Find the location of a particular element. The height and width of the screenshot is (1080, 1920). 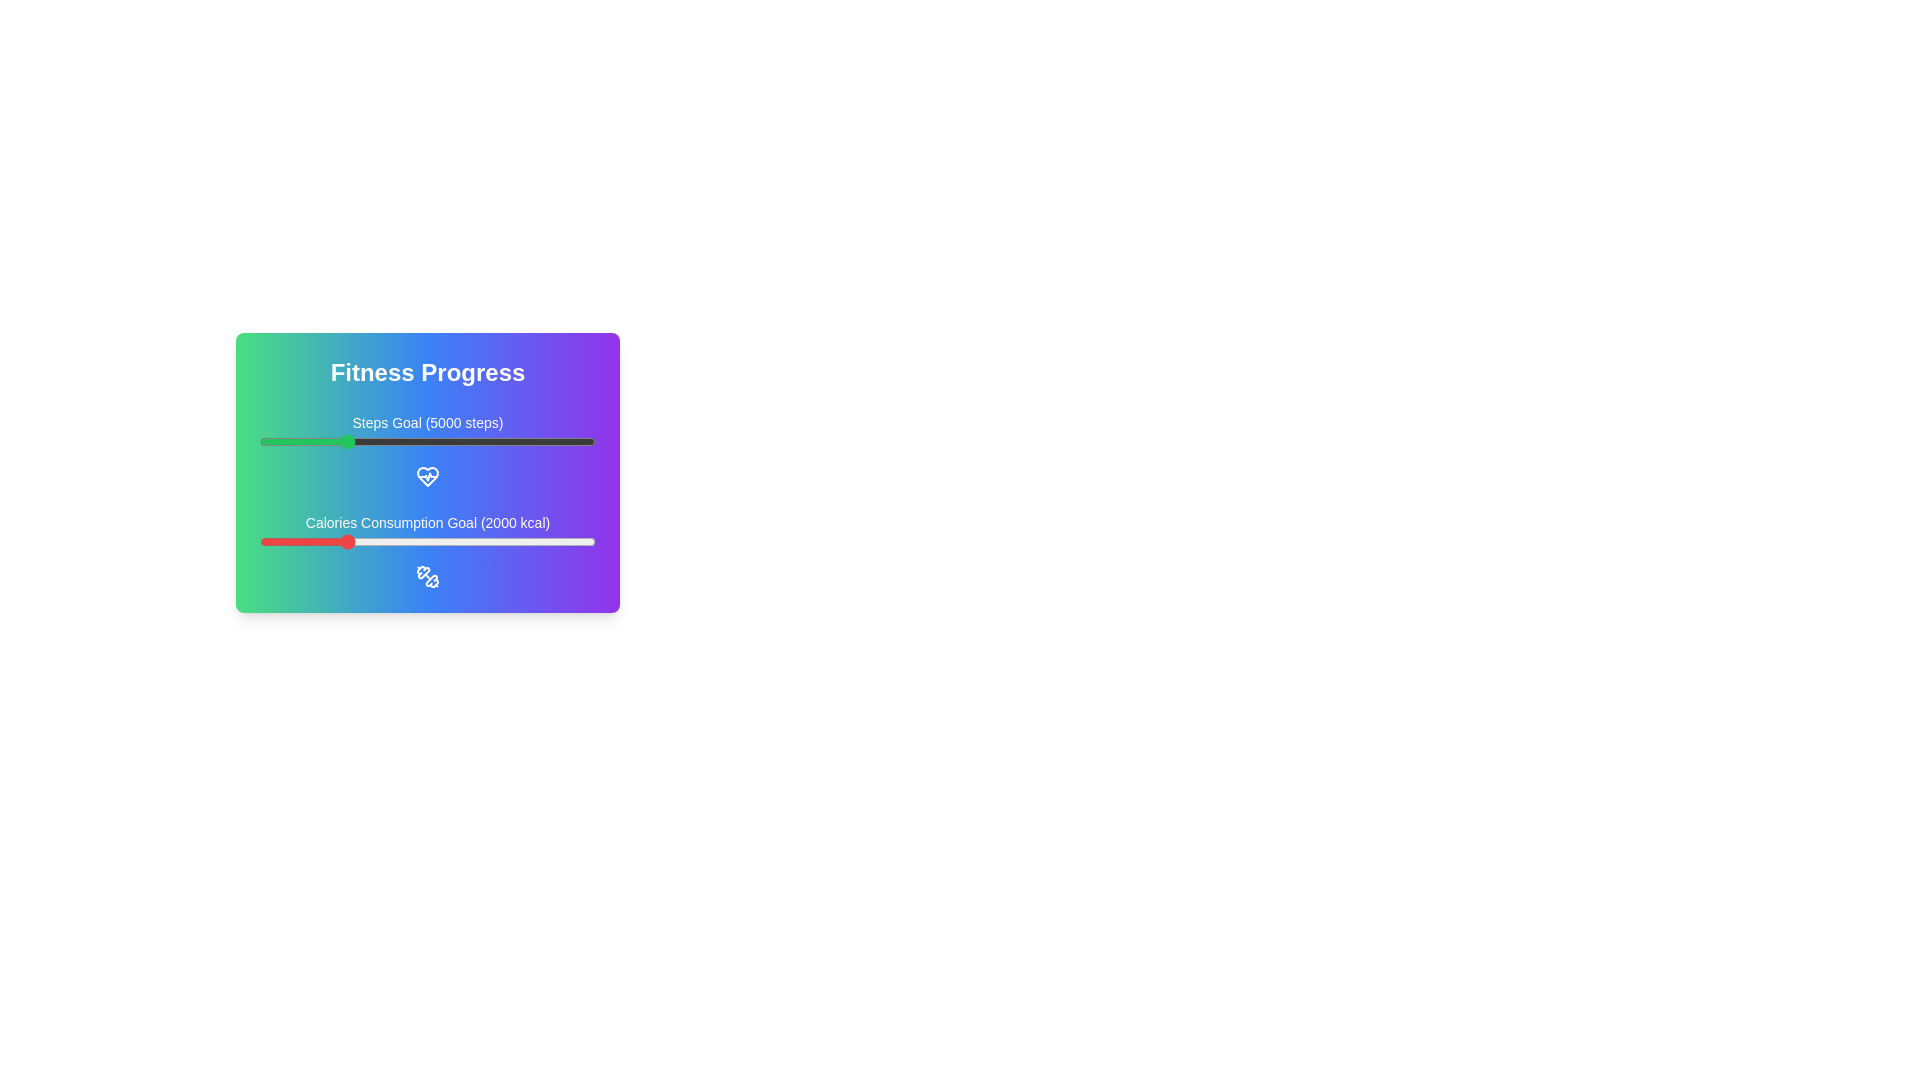

the heart with pulse icon that symbolizes health-related progress, located centrally beneath the 'Steps Goal (5000 steps)' text and above the 'Calories Consumption Goal (2000 kcal)' slider is located at coordinates (426, 477).